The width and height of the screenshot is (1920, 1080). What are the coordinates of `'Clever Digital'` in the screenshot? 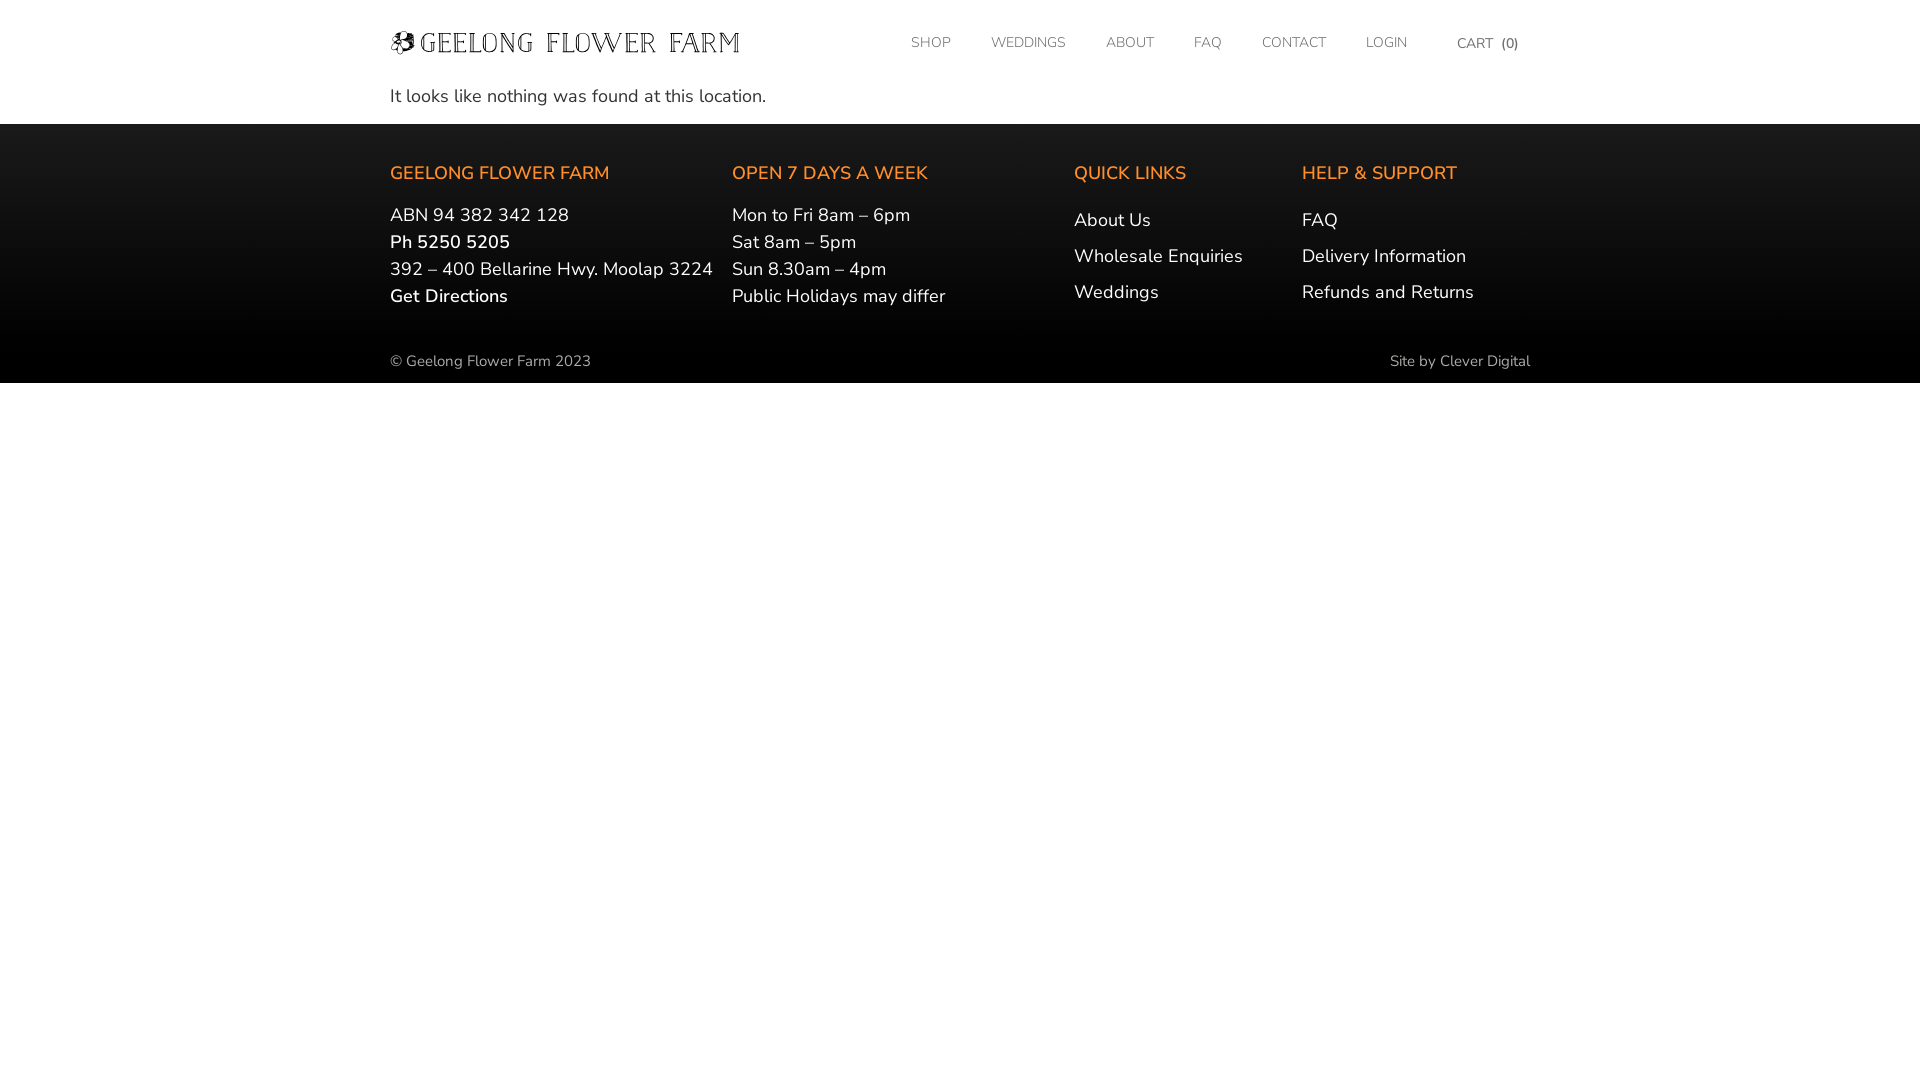 It's located at (1484, 361).